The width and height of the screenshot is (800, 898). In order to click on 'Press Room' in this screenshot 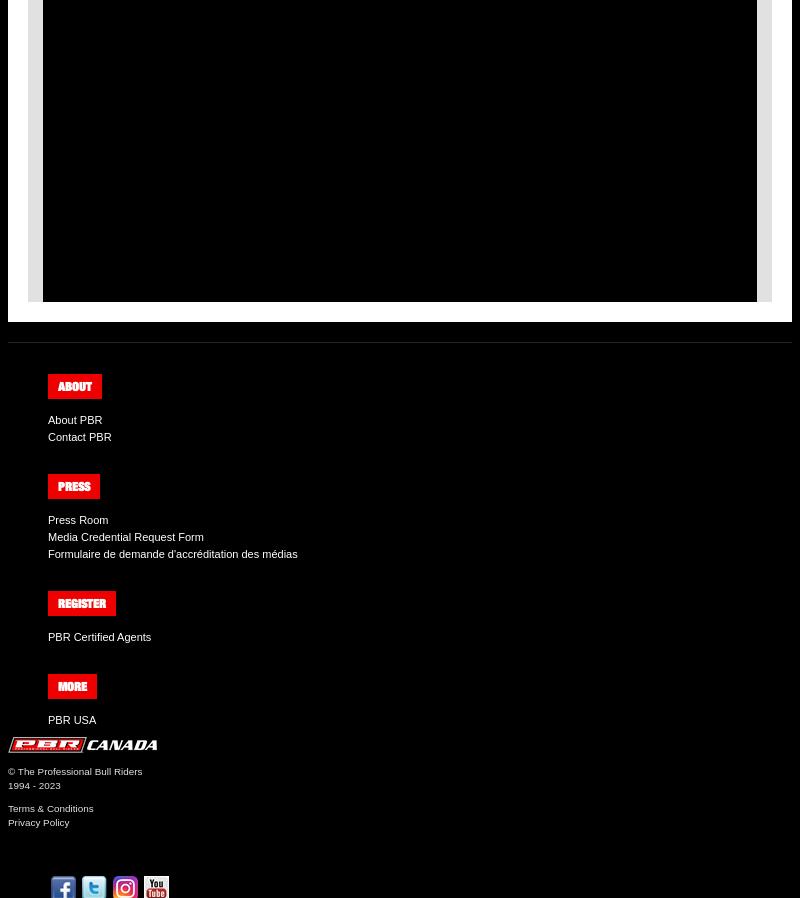, I will do `click(78, 518)`.